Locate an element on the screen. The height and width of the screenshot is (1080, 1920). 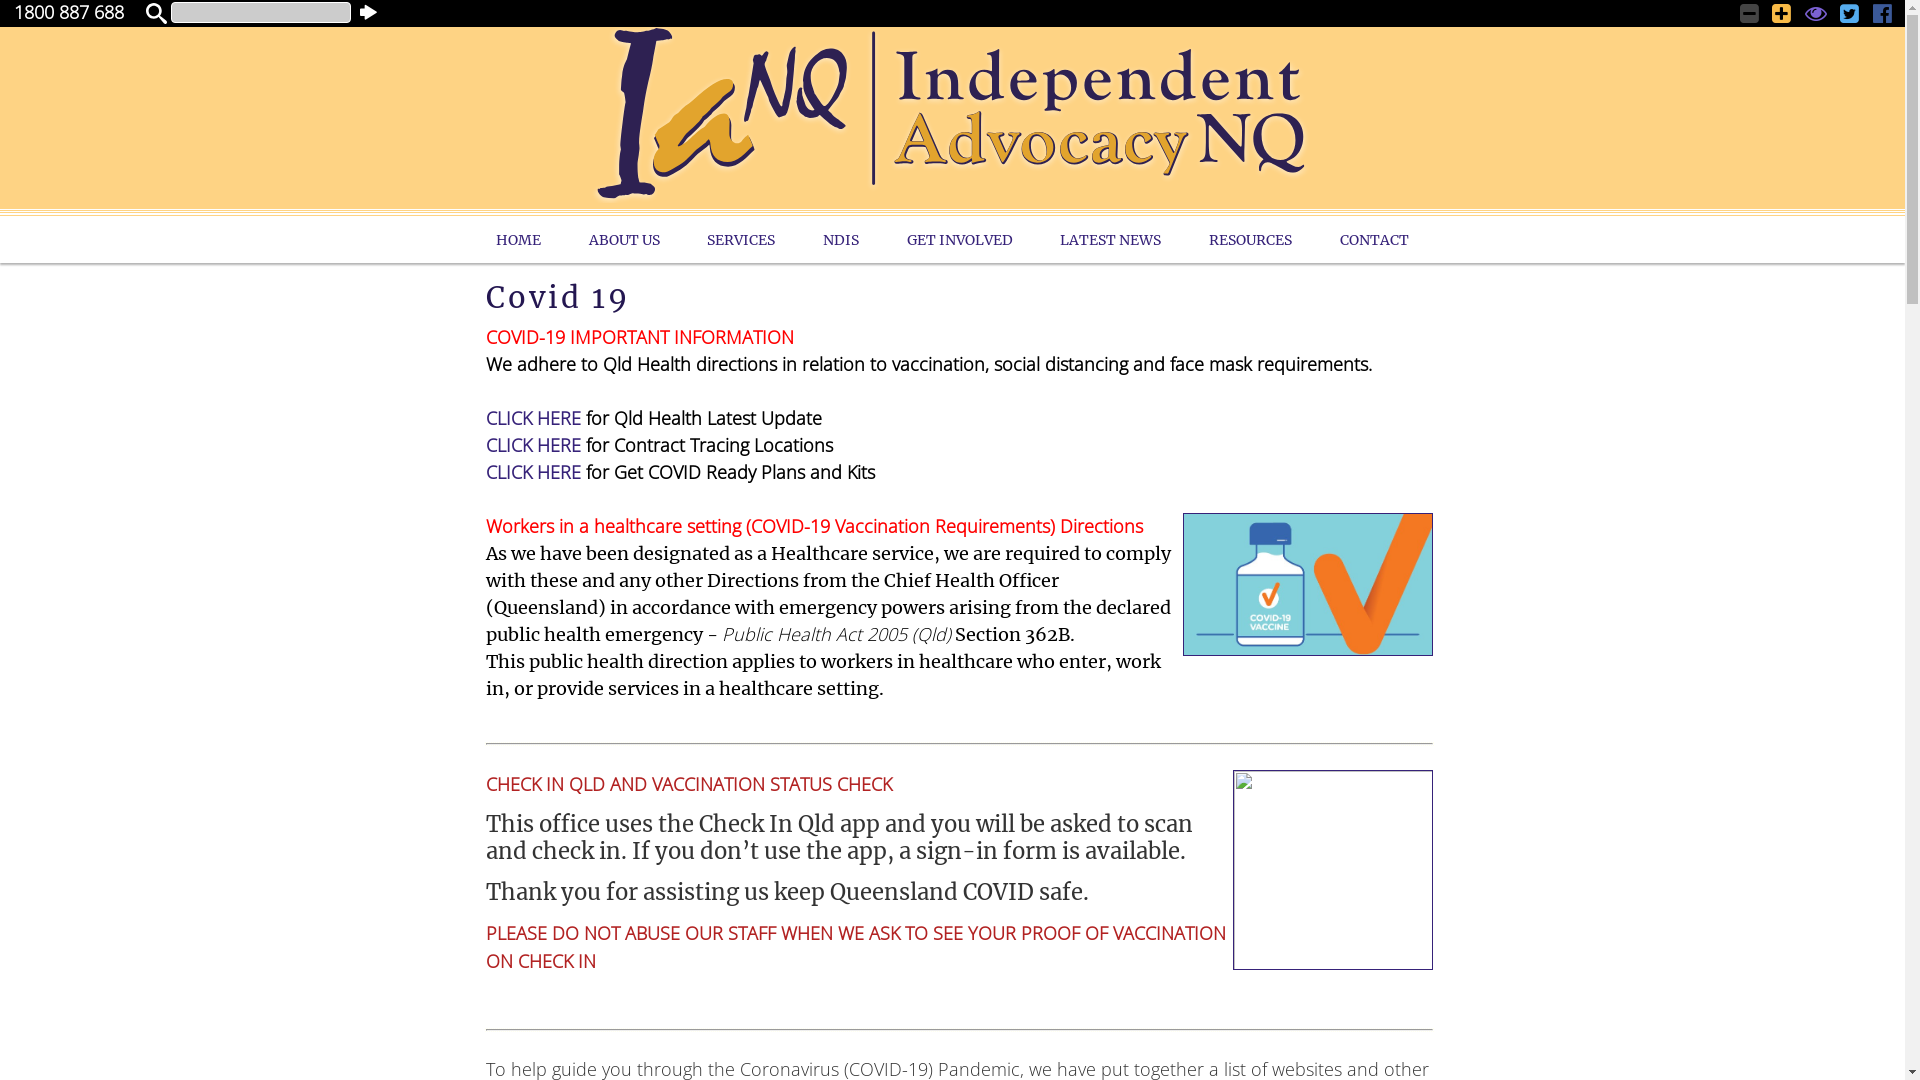
'GET INVOLVED' is located at coordinates (960, 238).